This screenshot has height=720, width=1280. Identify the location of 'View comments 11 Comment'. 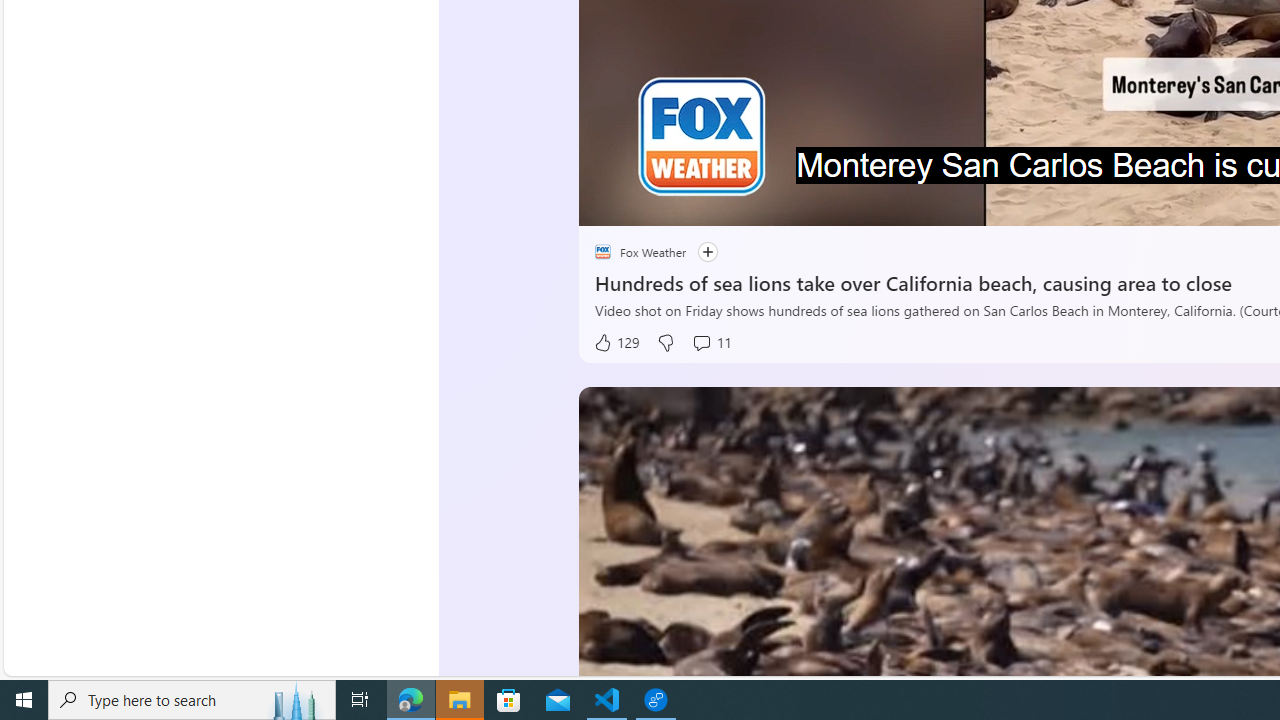
(711, 342).